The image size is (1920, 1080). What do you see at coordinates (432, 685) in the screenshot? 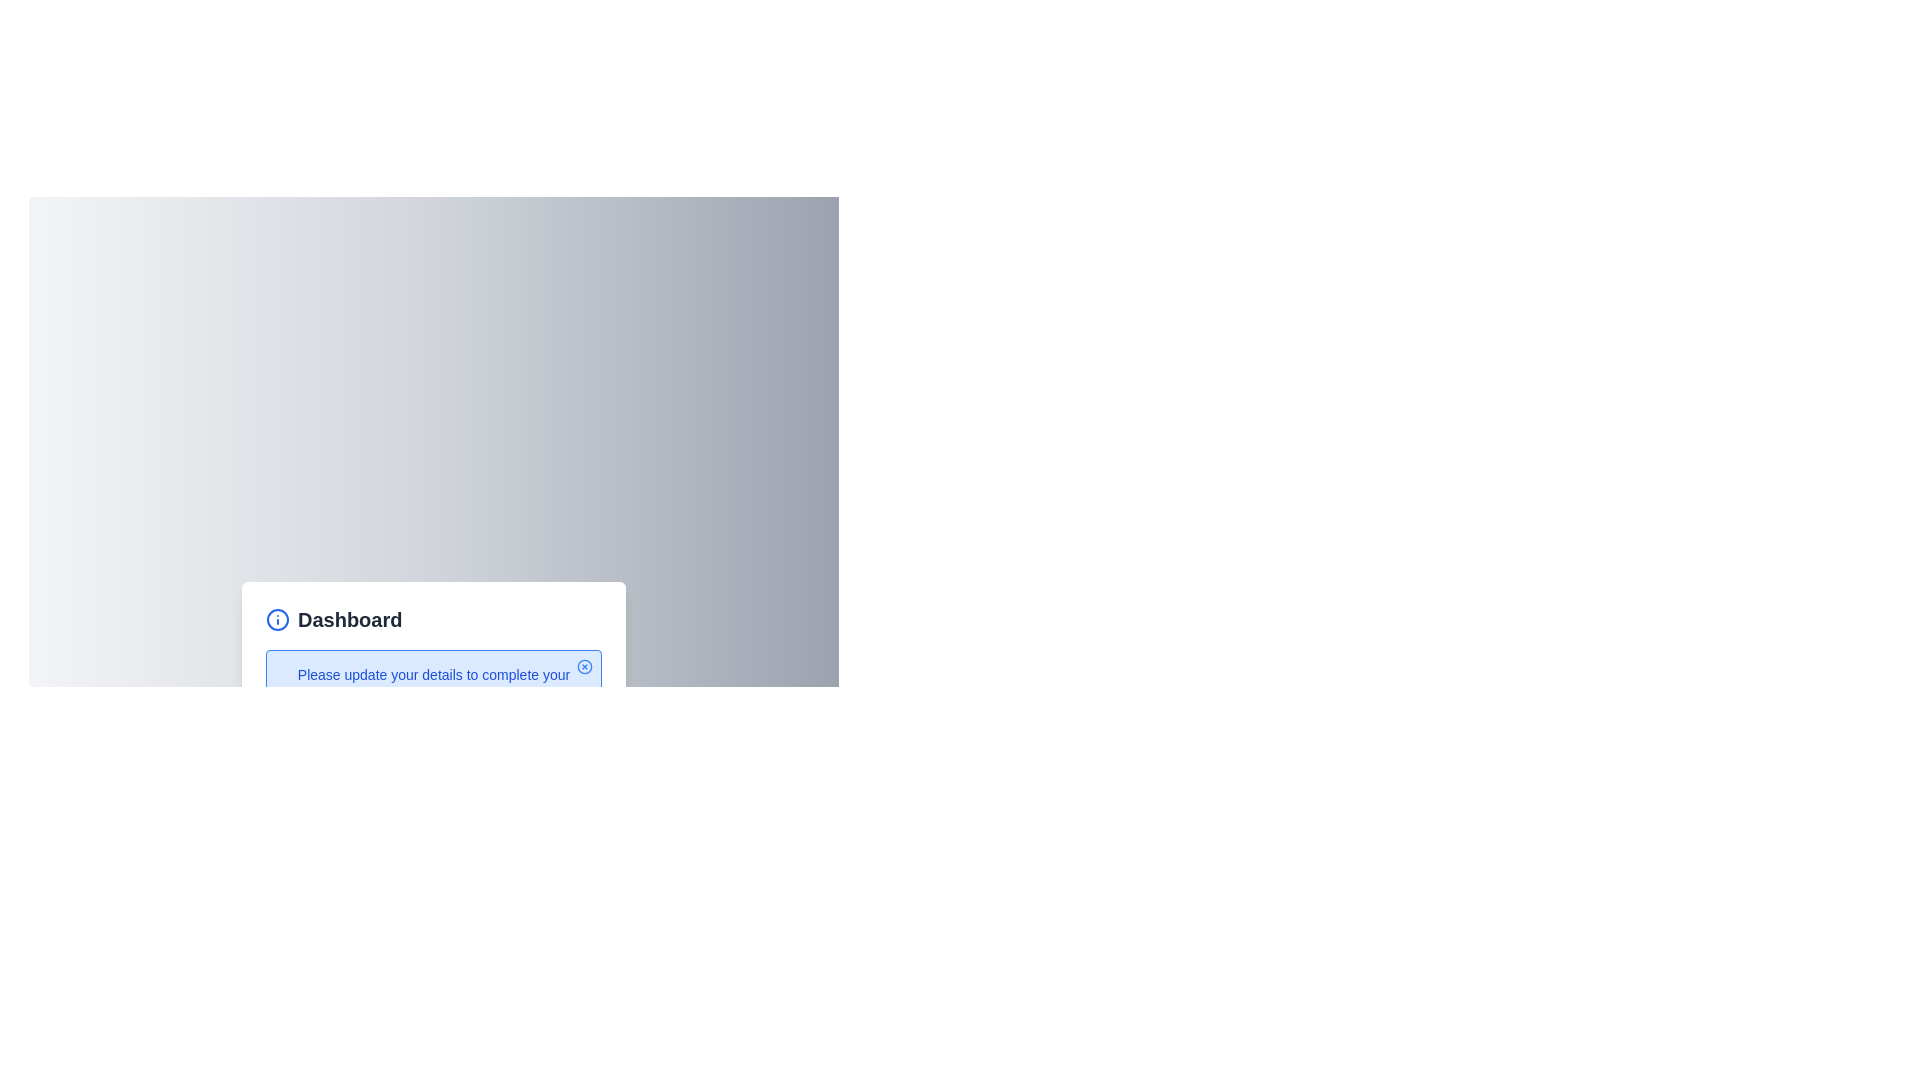
I see `the Notification box that prompts the user to update their details for completing their profile setup, located within a card on the dashboard UI` at bounding box center [432, 685].